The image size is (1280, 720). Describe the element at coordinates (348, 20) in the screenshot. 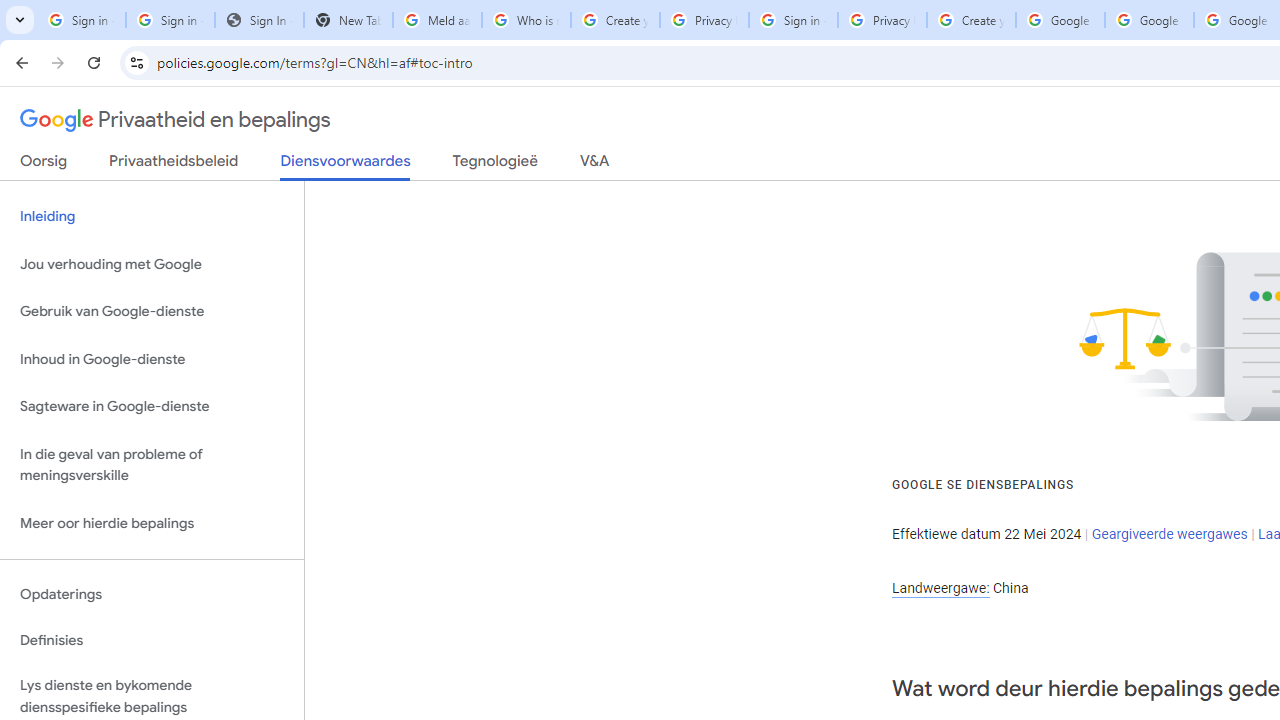

I see `'New Tab'` at that location.